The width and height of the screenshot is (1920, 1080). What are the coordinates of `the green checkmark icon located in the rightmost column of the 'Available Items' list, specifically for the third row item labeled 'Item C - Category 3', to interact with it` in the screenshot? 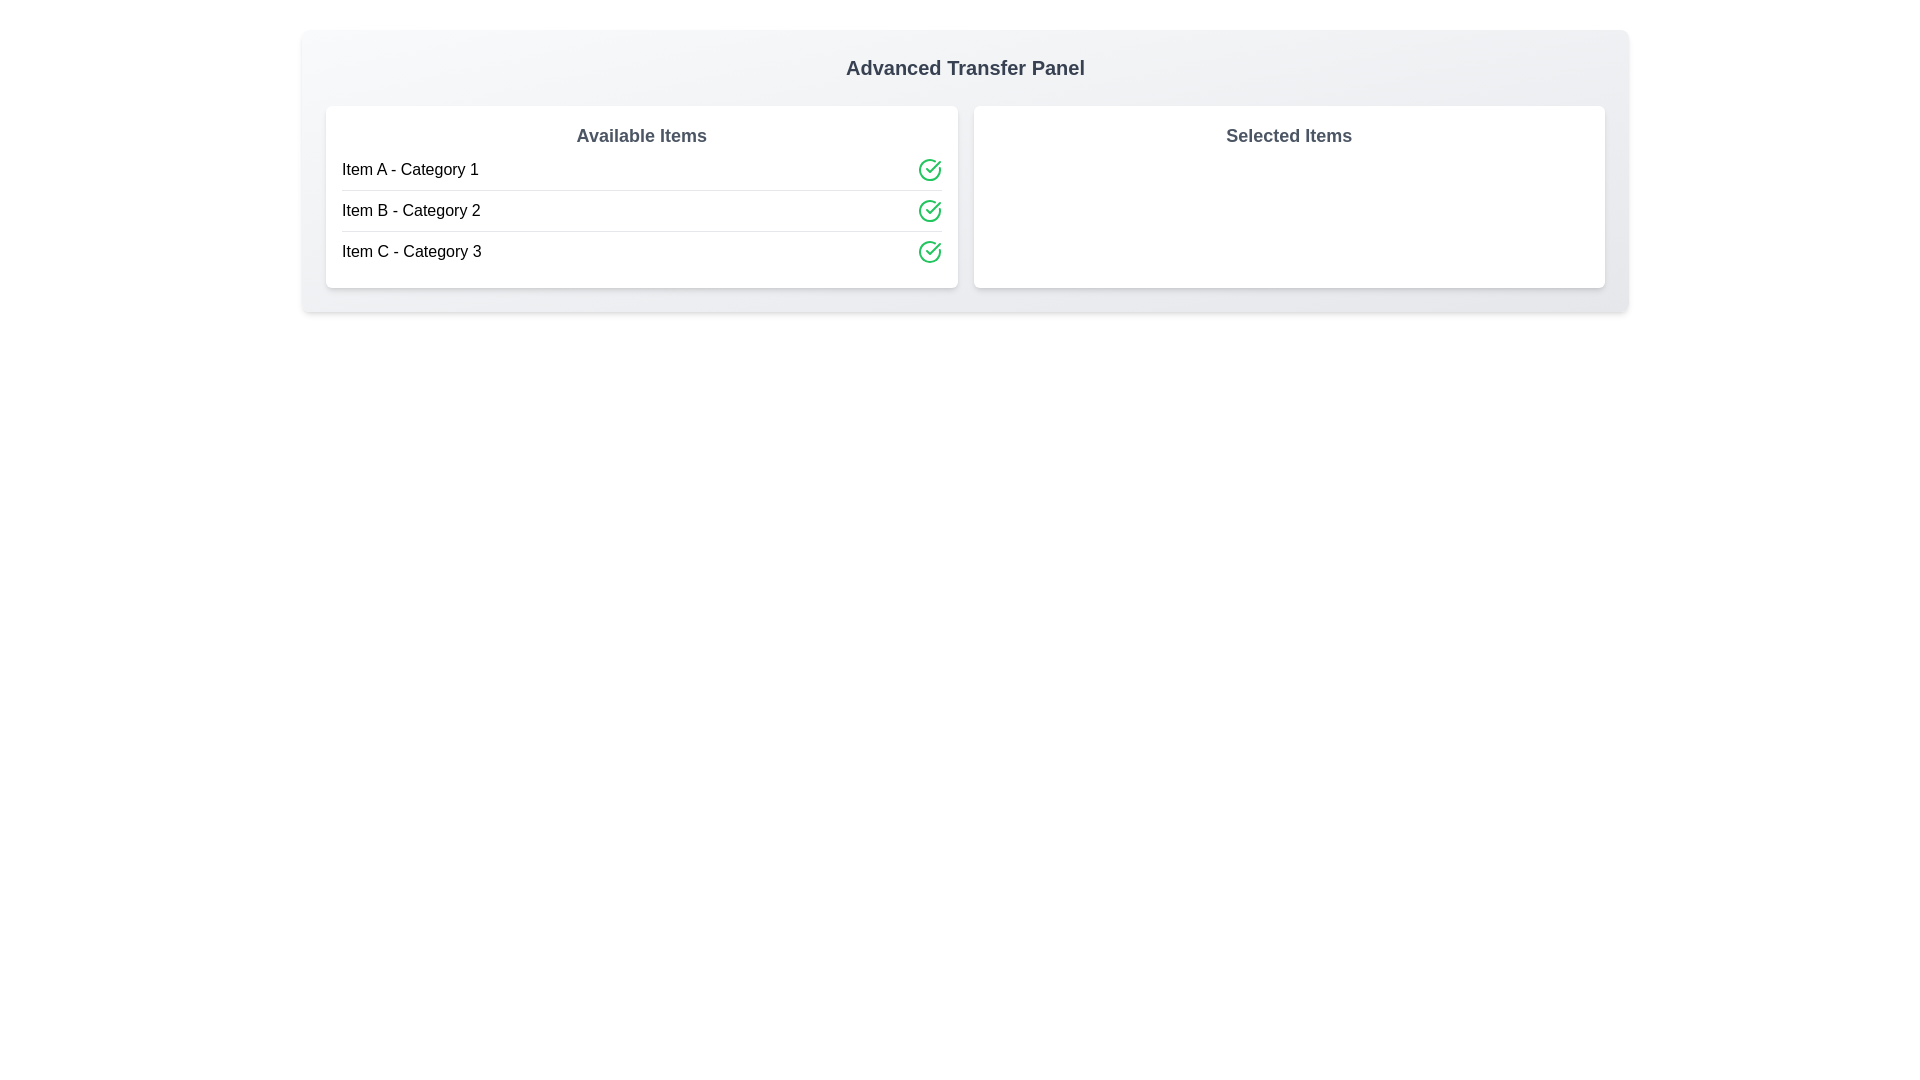 It's located at (931, 248).